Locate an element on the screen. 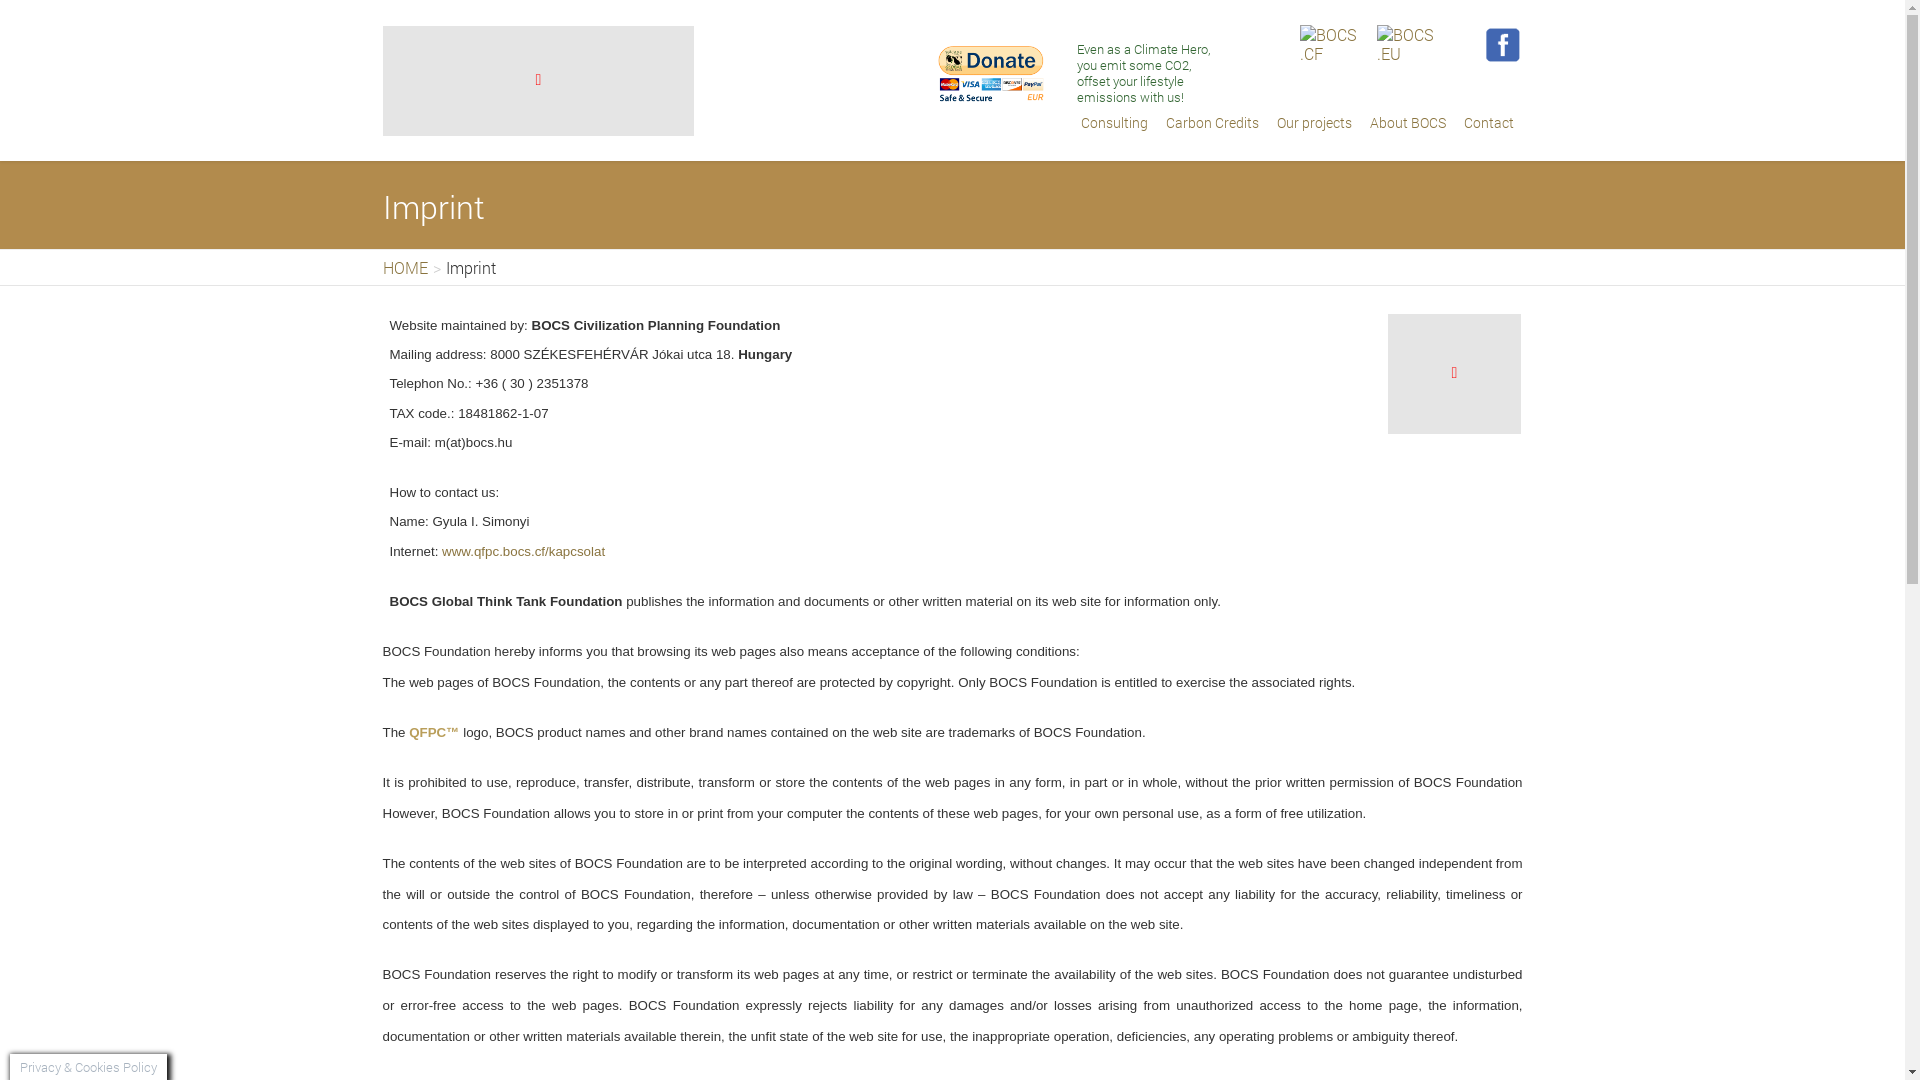 The height and width of the screenshot is (1080, 1920). 'Contact' is located at coordinates (1488, 123).